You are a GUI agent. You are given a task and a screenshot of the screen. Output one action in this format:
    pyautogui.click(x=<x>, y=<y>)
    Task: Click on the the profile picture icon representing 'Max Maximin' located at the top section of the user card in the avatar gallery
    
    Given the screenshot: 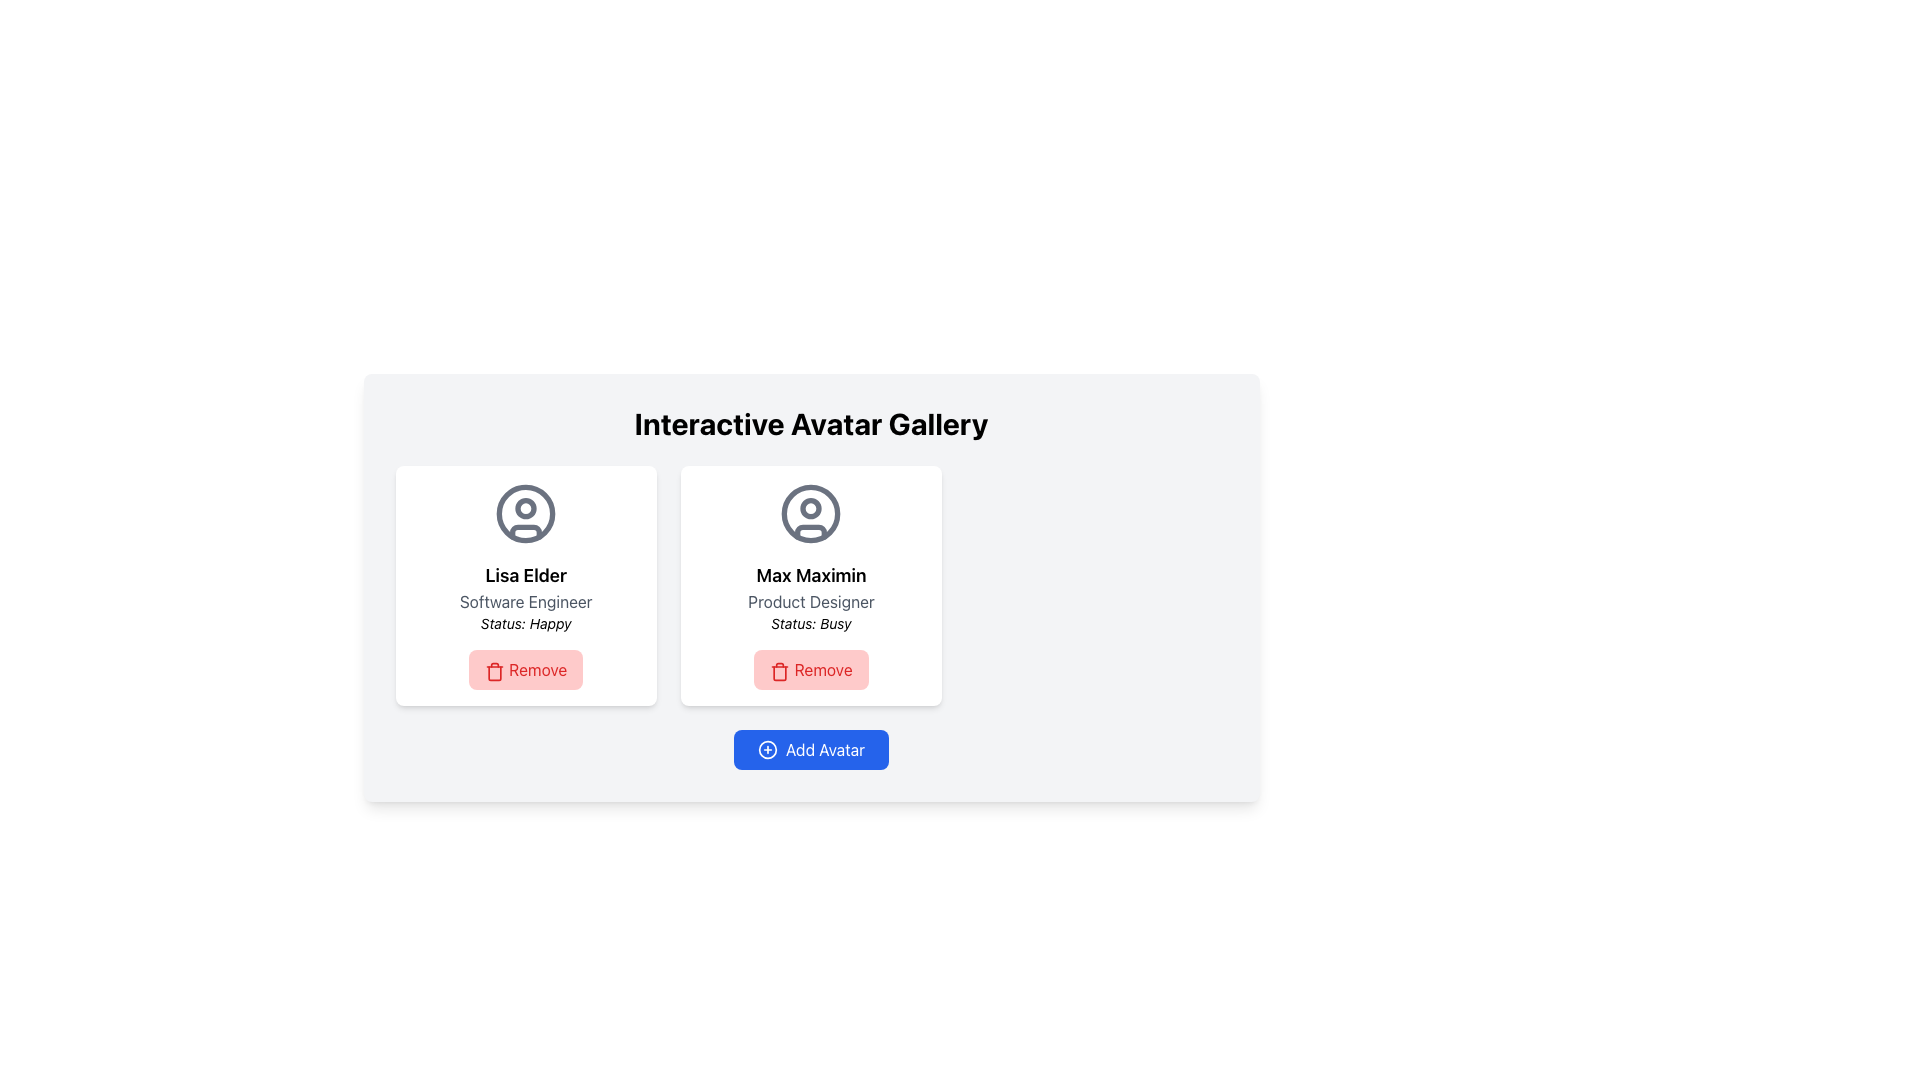 What is the action you would take?
    pyautogui.click(x=811, y=512)
    